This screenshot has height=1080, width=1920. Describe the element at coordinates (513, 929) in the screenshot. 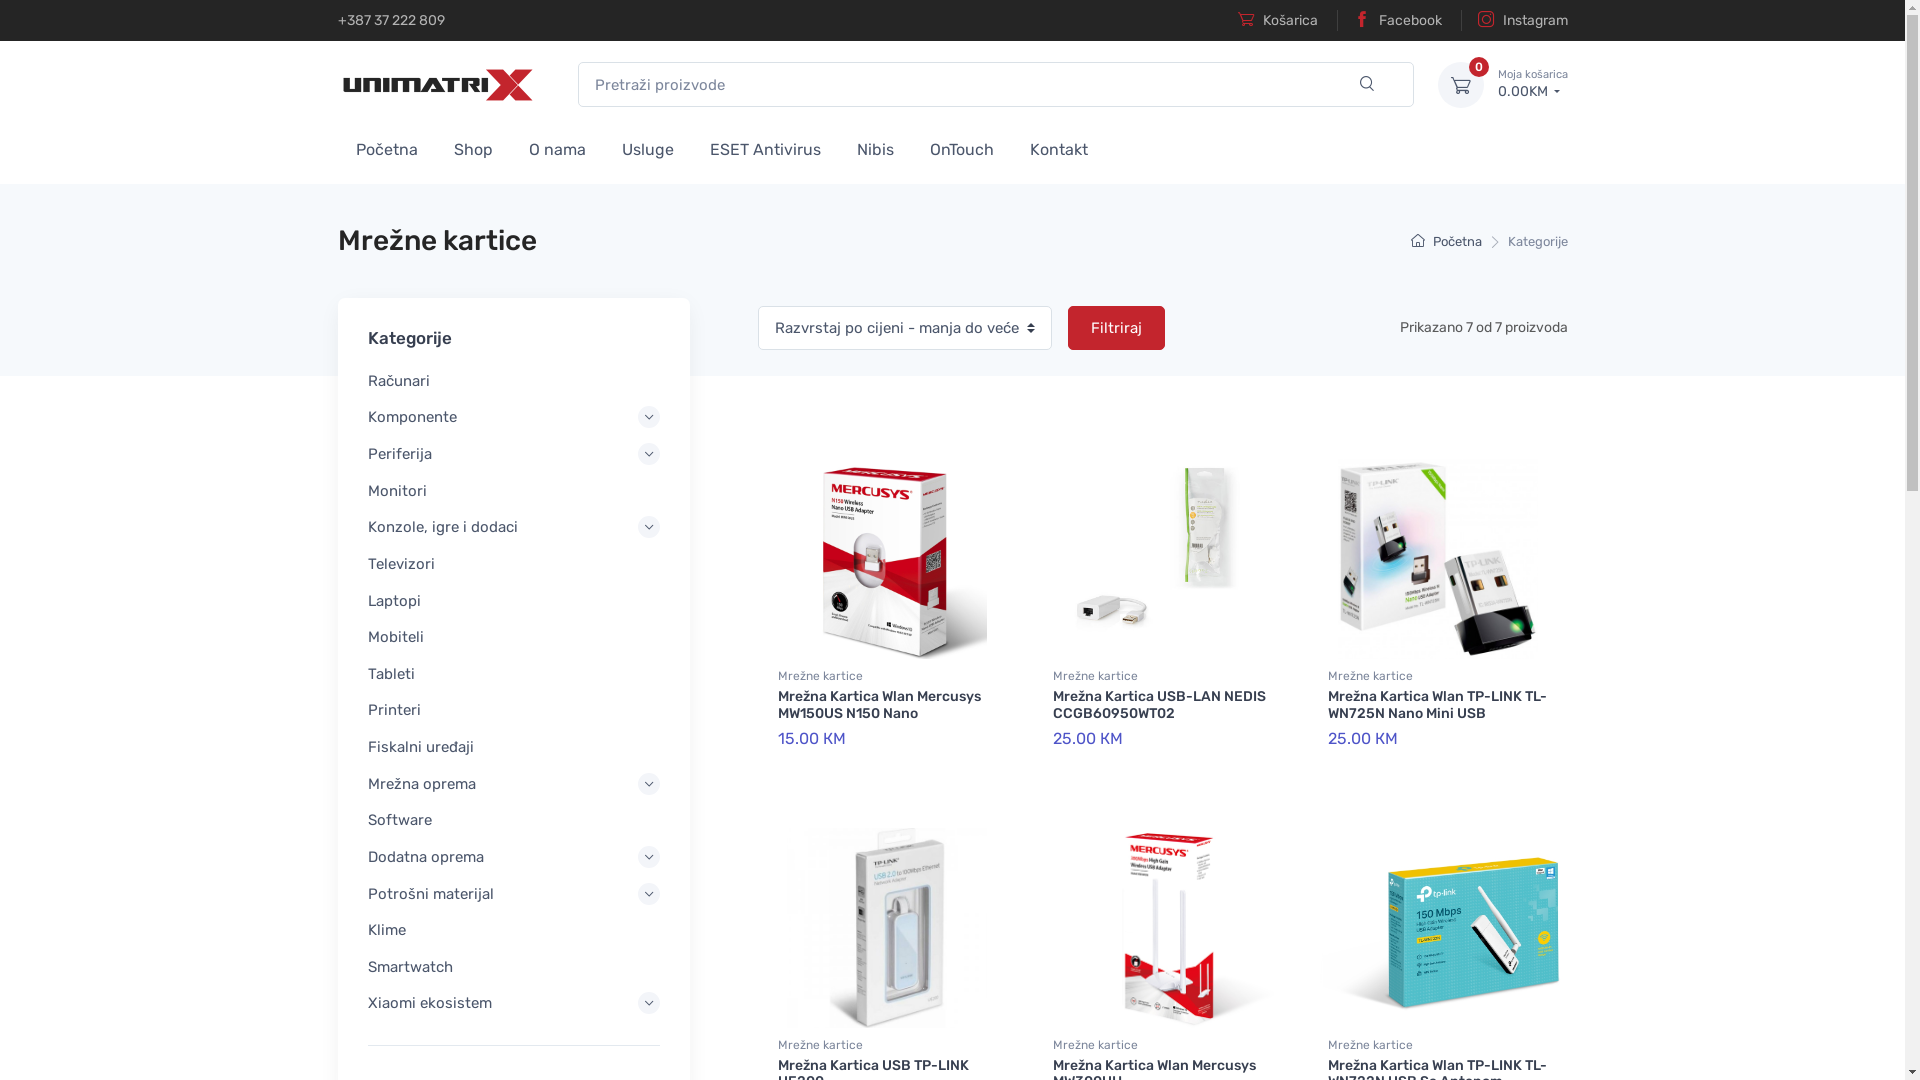

I see `'Klime'` at that location.